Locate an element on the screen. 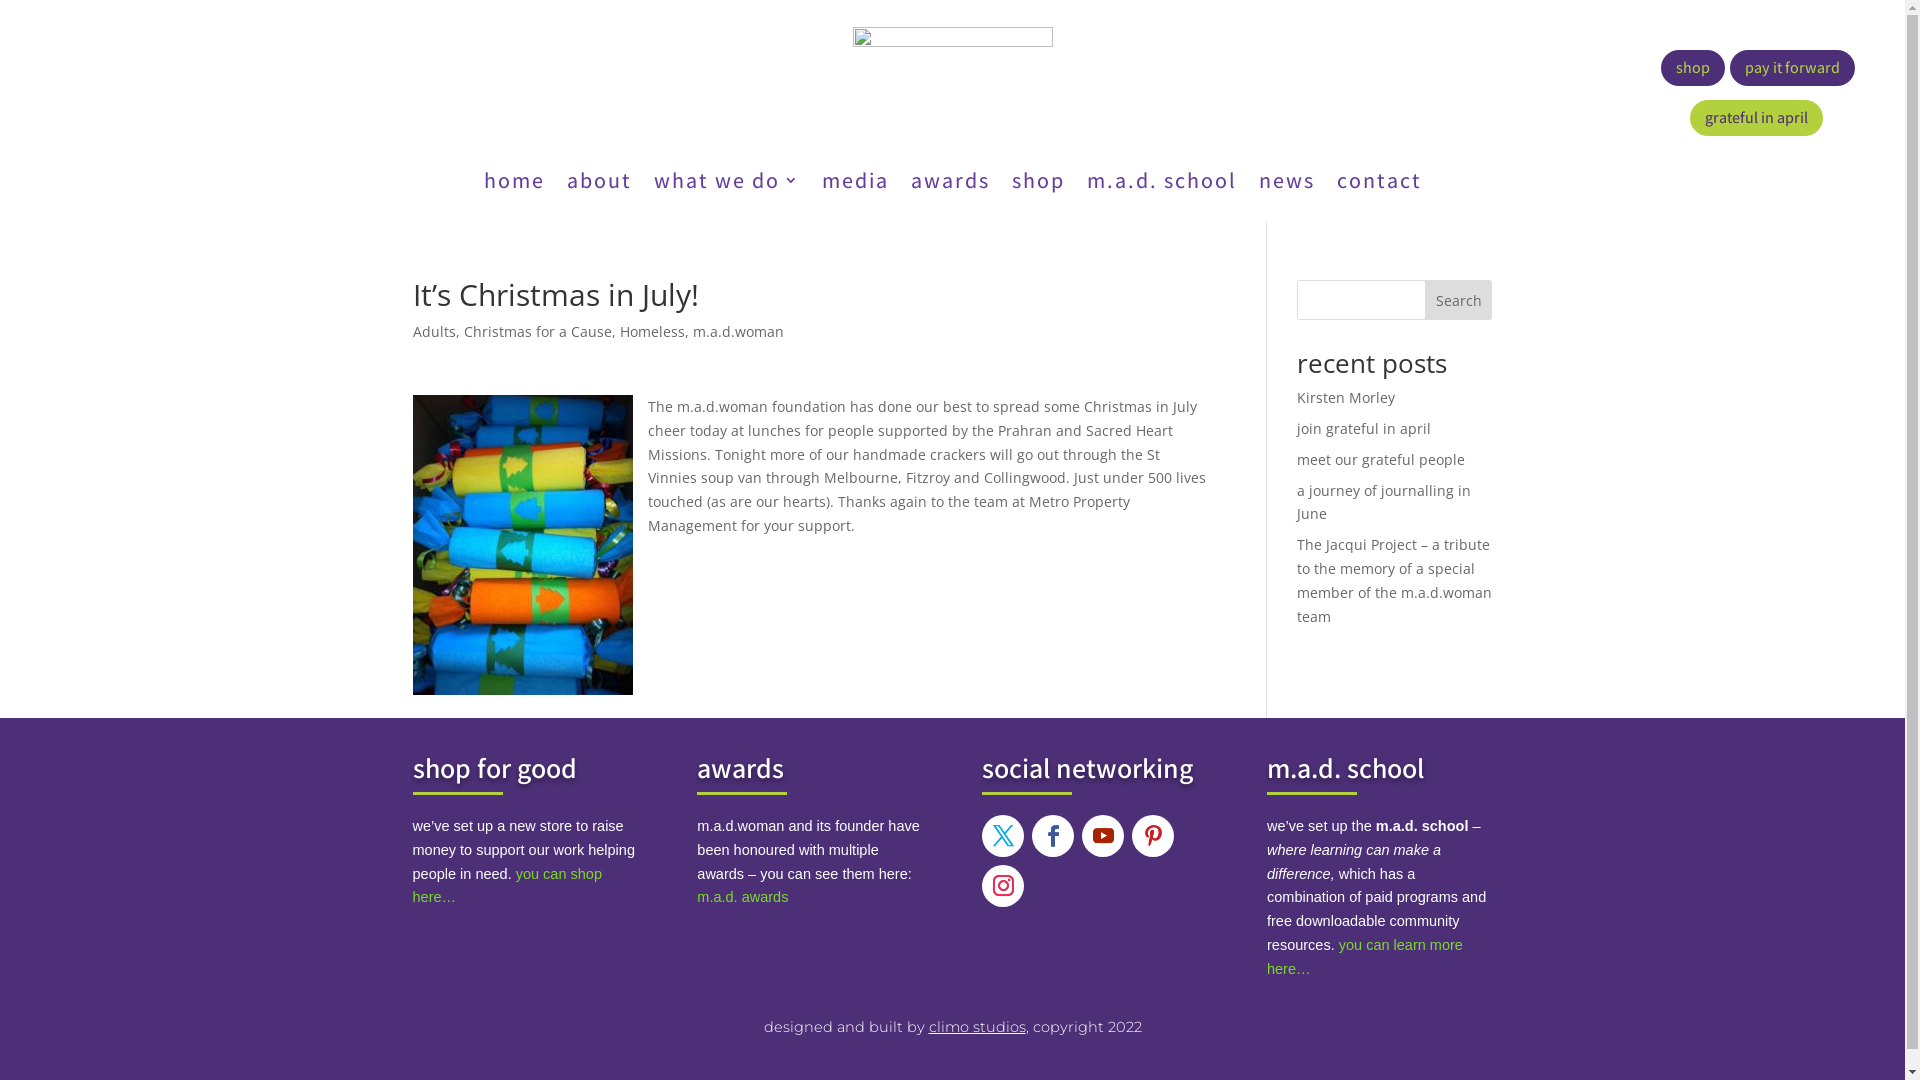 The image size is (1920, 1080). 'Follow on Instagram' is located at coordinates (982, 885).